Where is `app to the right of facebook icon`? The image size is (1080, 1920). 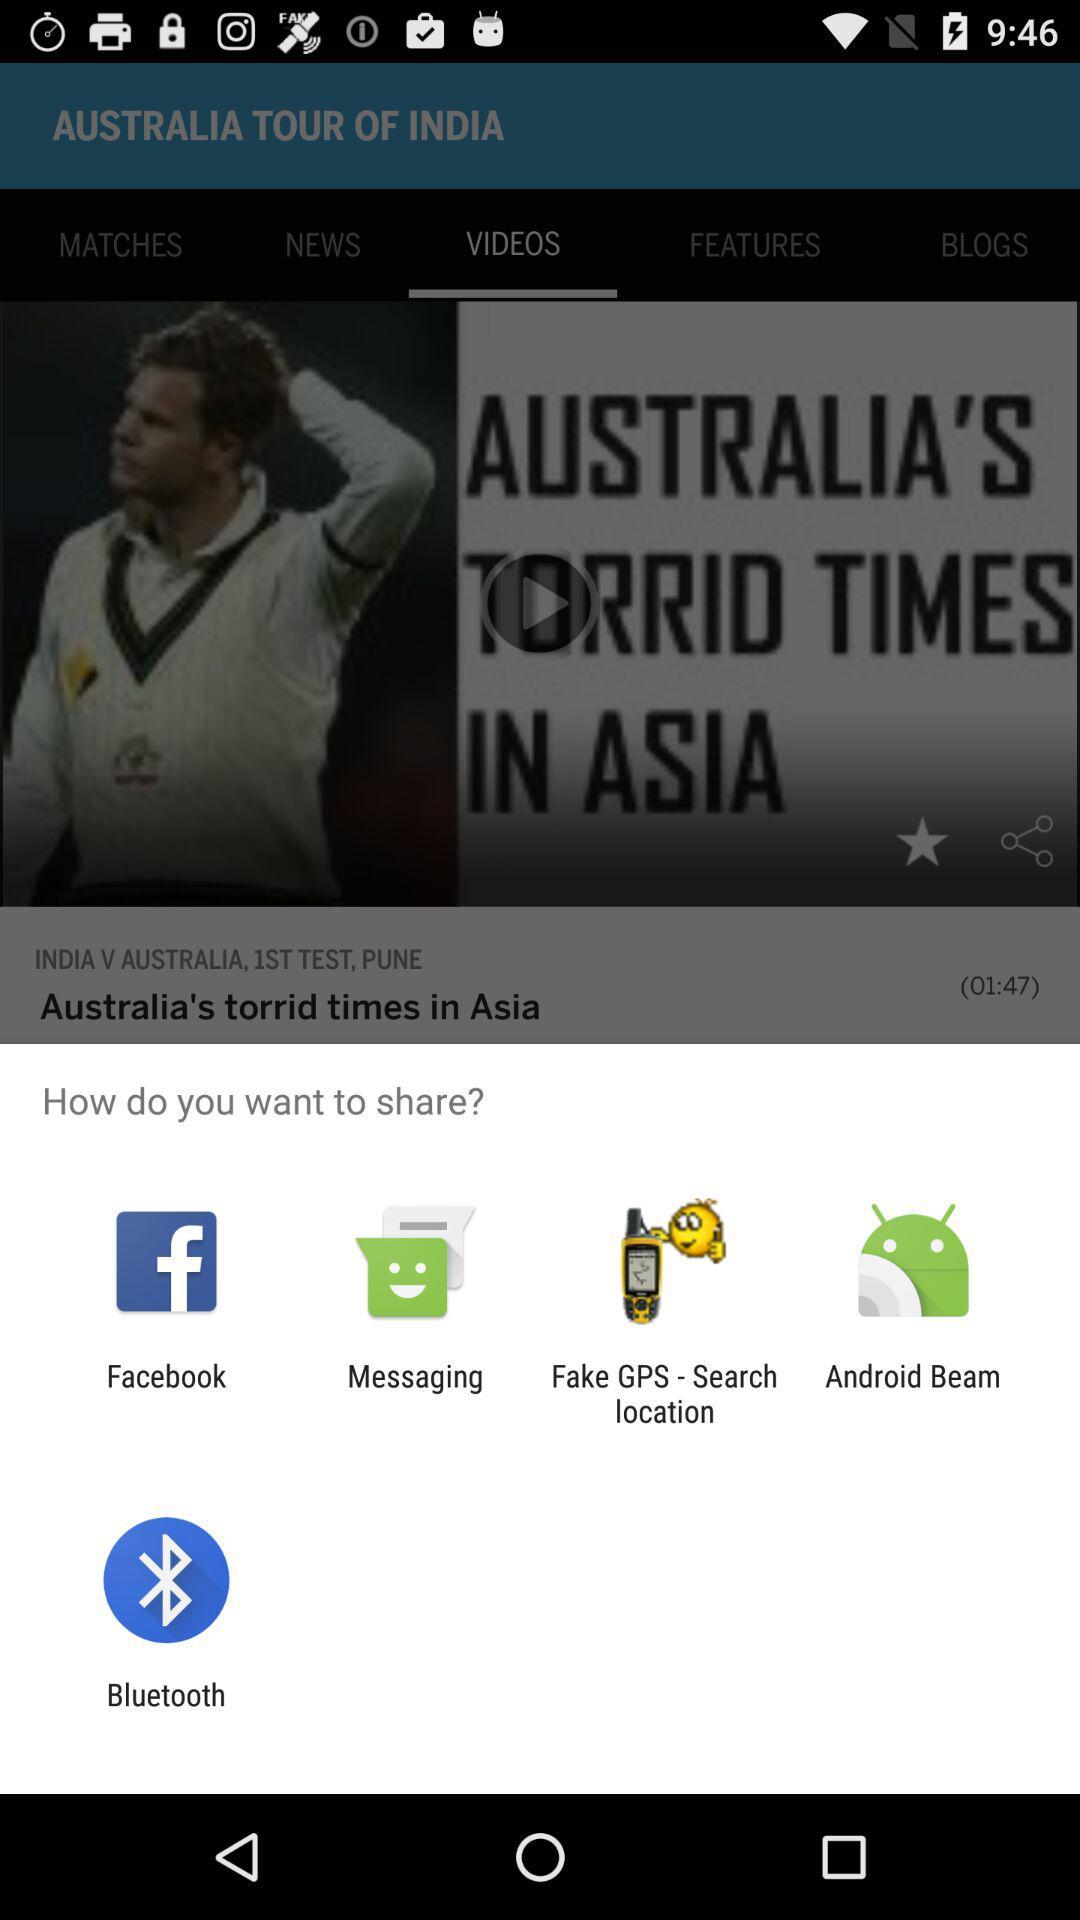 app to the right of facebook icon is located at coordinates (414, 1392).